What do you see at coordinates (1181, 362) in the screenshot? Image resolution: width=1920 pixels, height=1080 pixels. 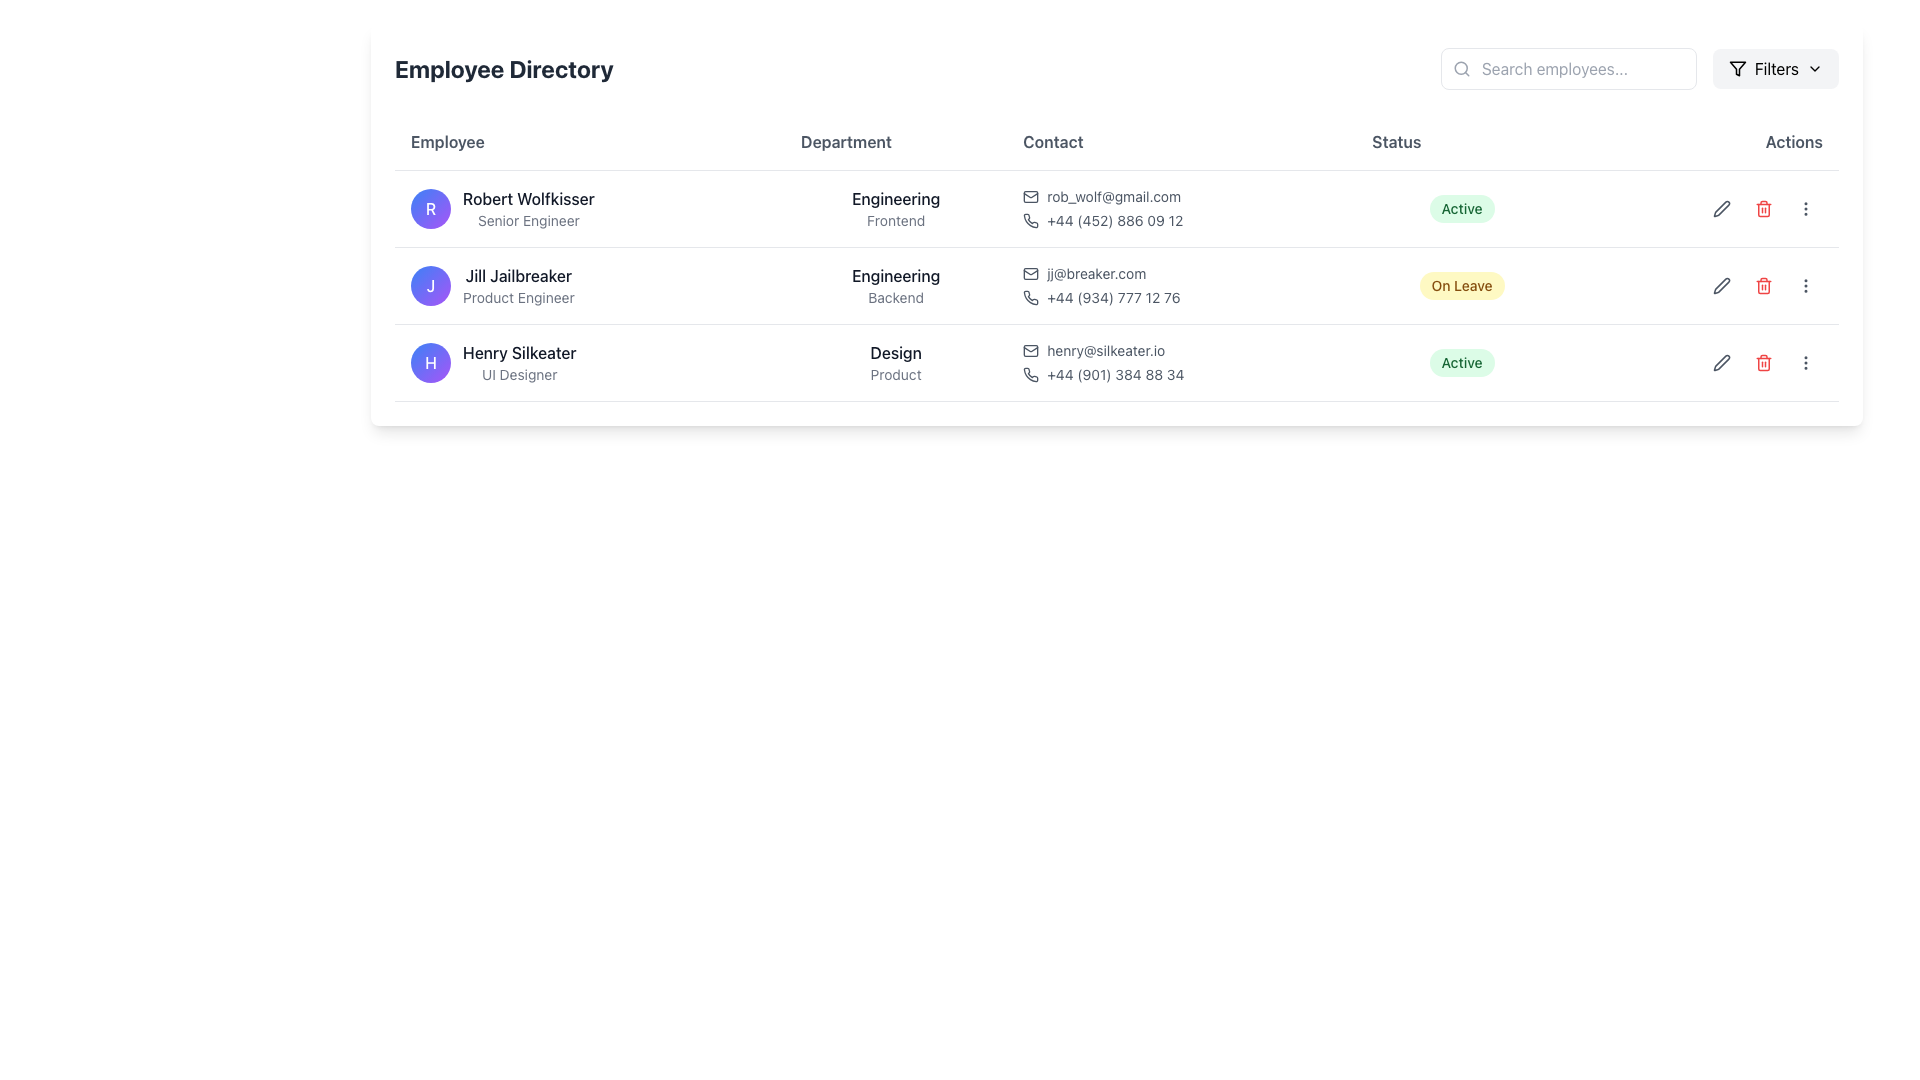 I see `the email address 'henry@silkeater.io' or the phone number '+44 (901) 384 88 34'` at bounding box center [1181, 362].